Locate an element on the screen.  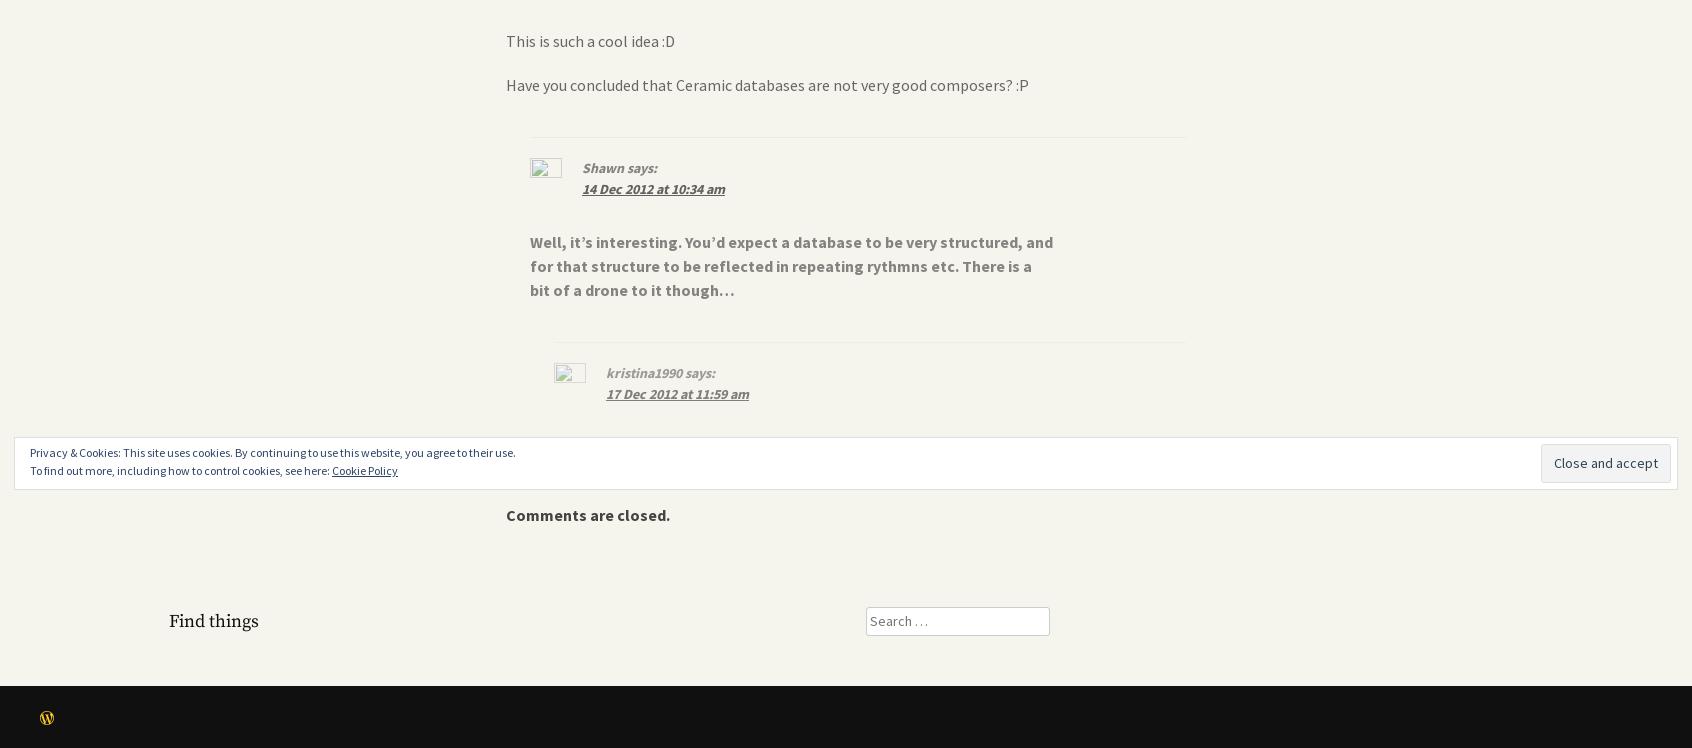
'To find out more, including how to control cookies, see here:' is located at coordinates (180, 470).